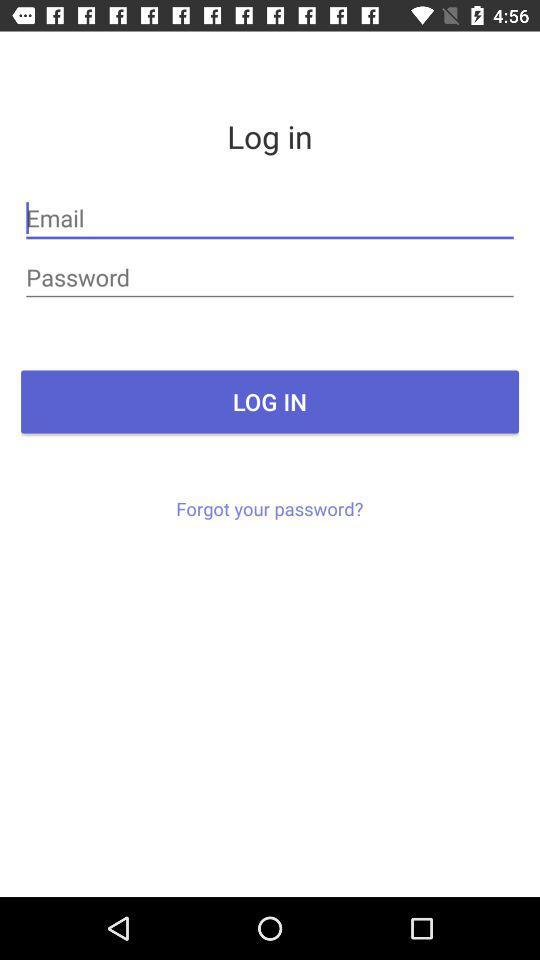 The width and height of the screenshot is (540, 960). What do you see at coordinates (270, 218) in the screenshot?
I see `email` at bounding box center [270, 218].